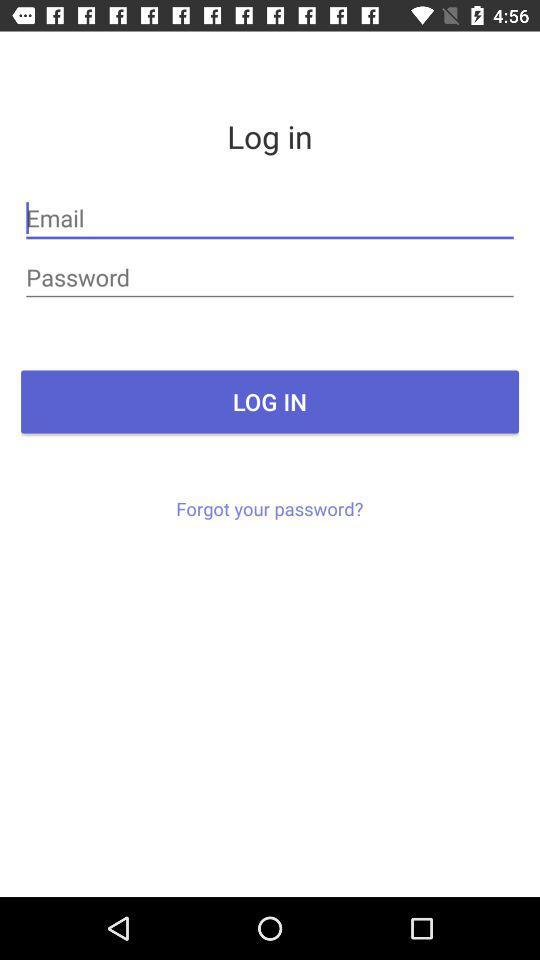 The width and height of the screenshot is (540, 960). What do you see at coordinates (270, 218) in the screenshot?
I see `email` at bounding box center [270, 218].